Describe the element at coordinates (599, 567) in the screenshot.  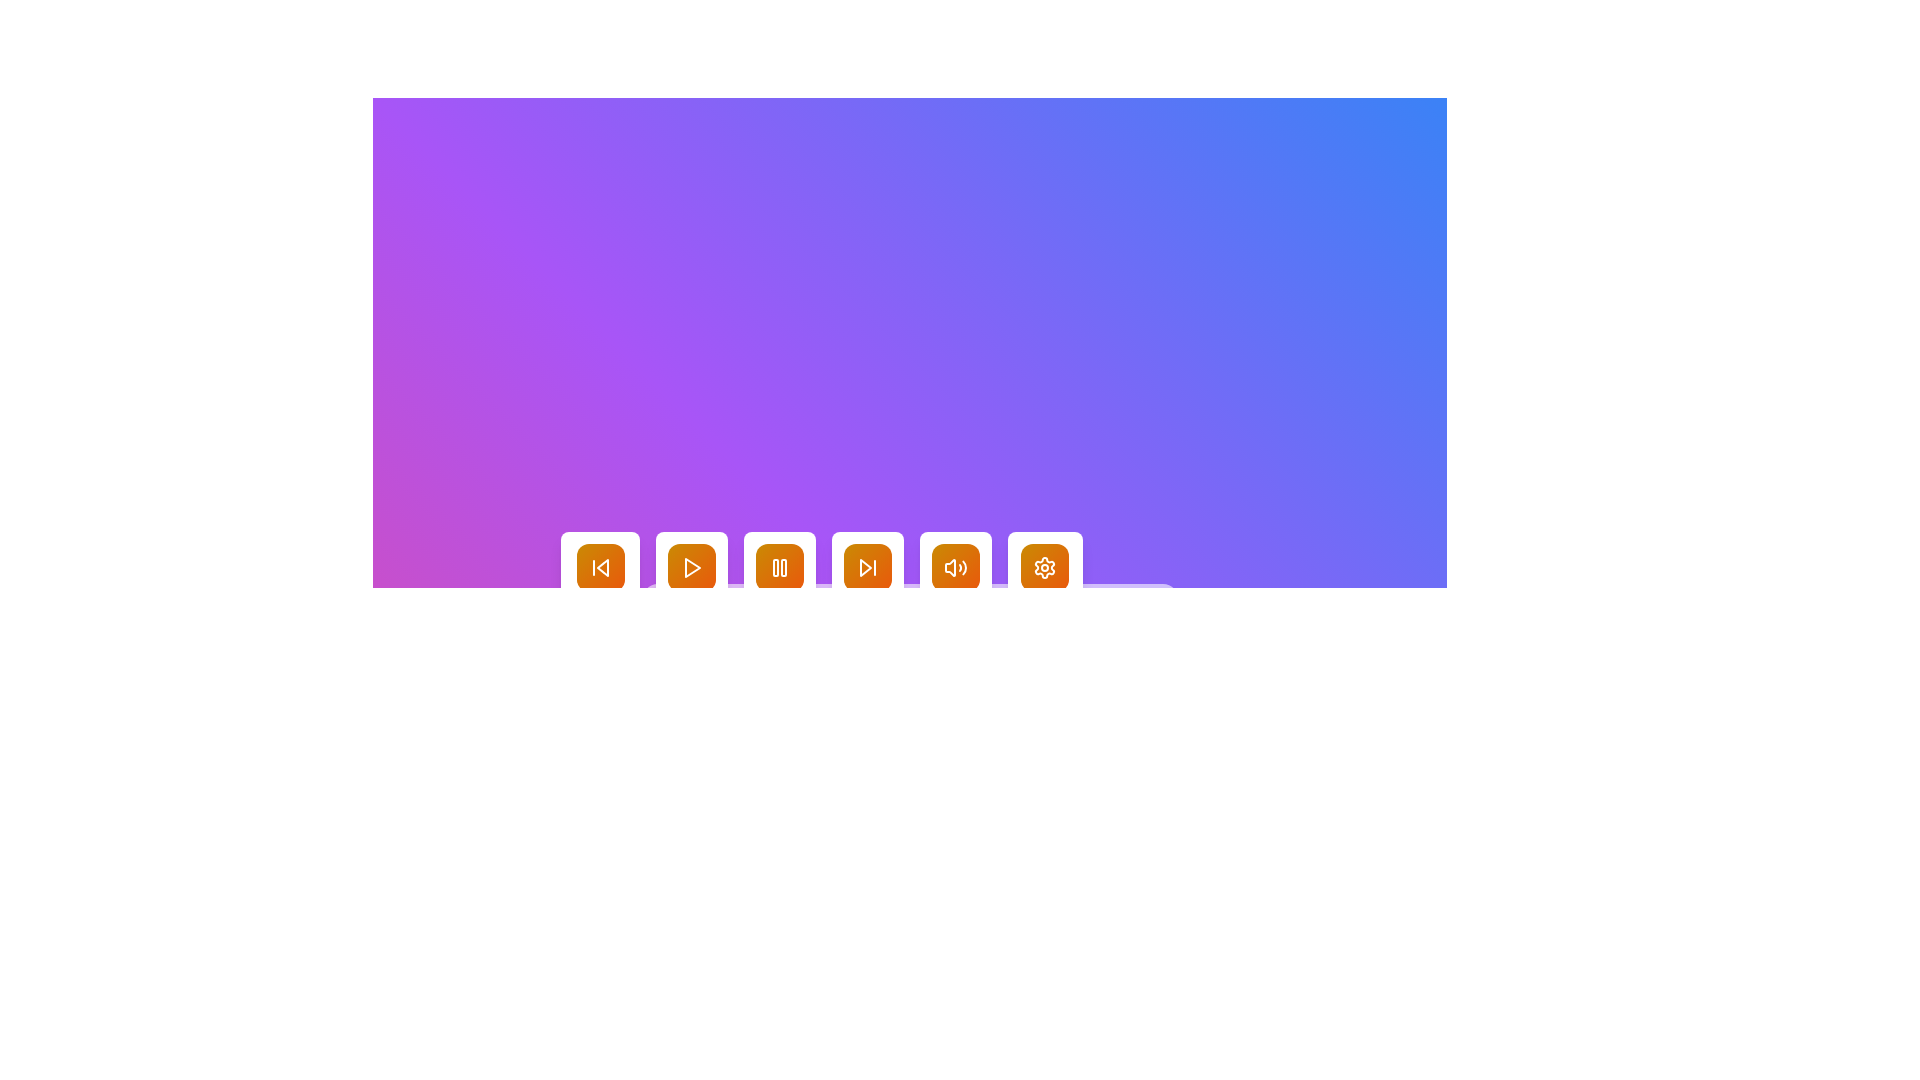
I see `the orange button with a white outlined backward arrow icon` at that location.